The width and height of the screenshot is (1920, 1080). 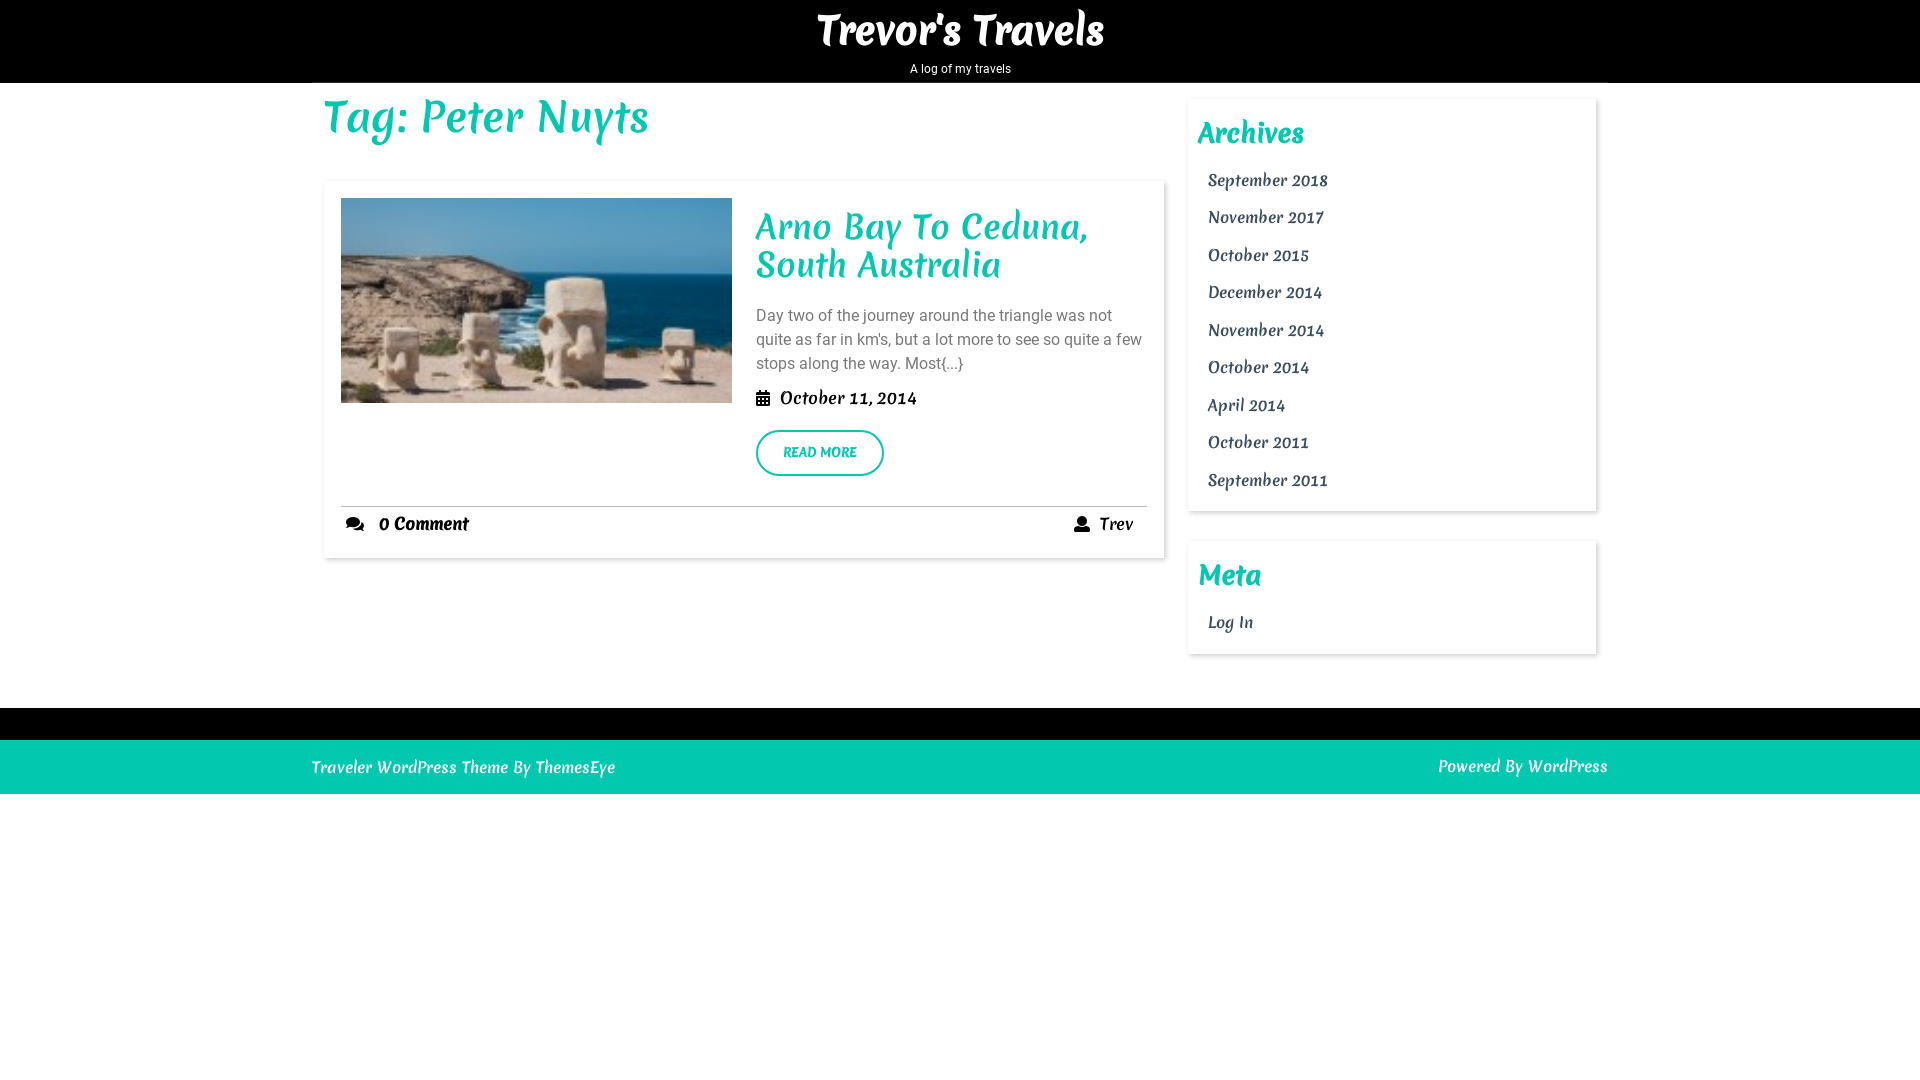 I want to click on 'December 2014', so click(x=1264, y=292).